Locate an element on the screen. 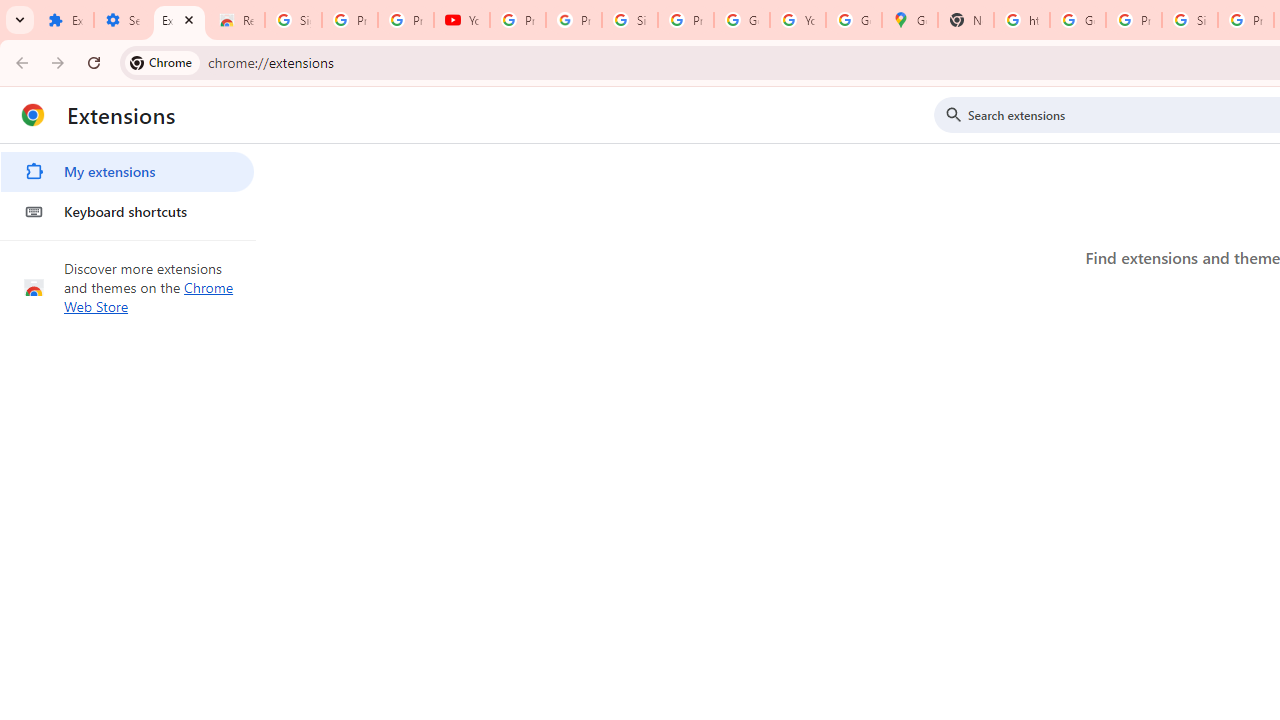 The width and height of the screenshot is (1280, 720). 'Extensions' is located at coordinates (179, 20).